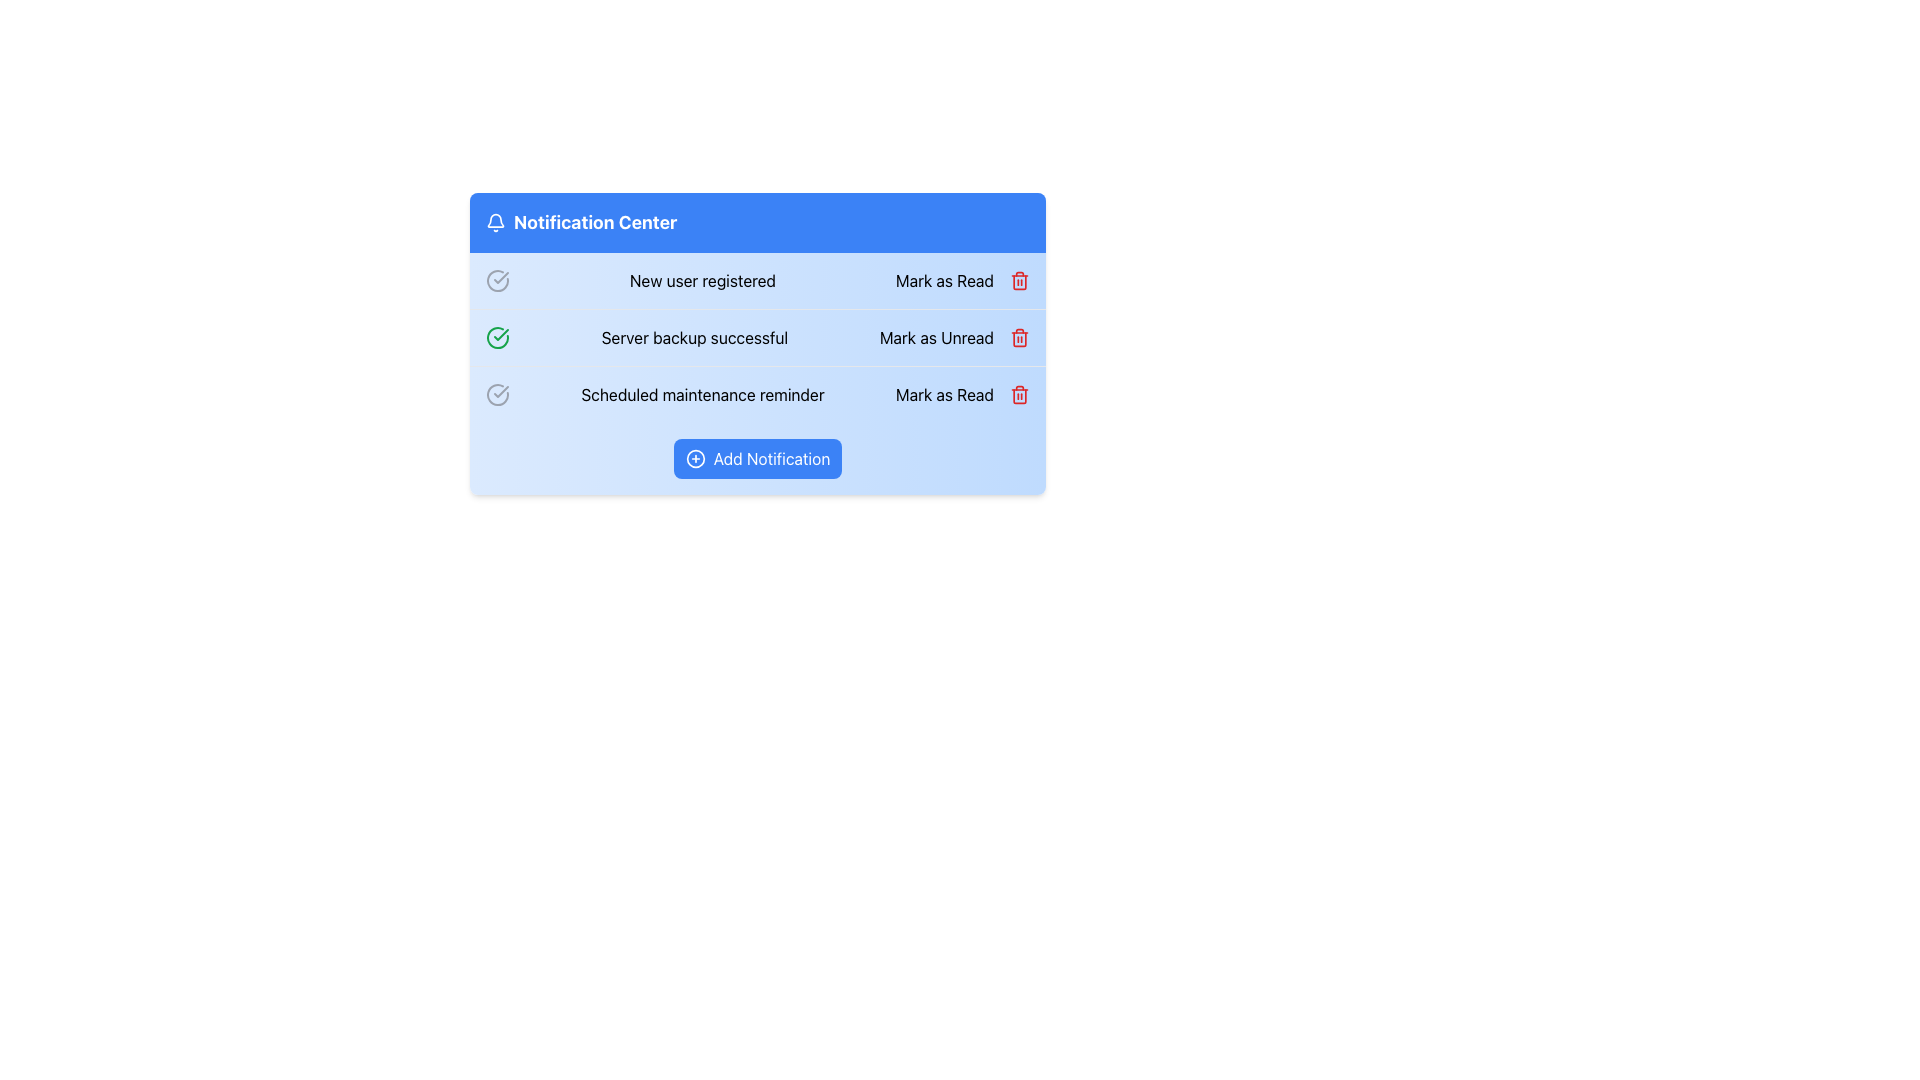 Image resolution: width=1920 pixels, height=1080 pixels. Describe the element at coordinates (757, 336) in the screenshot. I see `the Notification List Item that indicates the successful completion of a server backup` at that location.